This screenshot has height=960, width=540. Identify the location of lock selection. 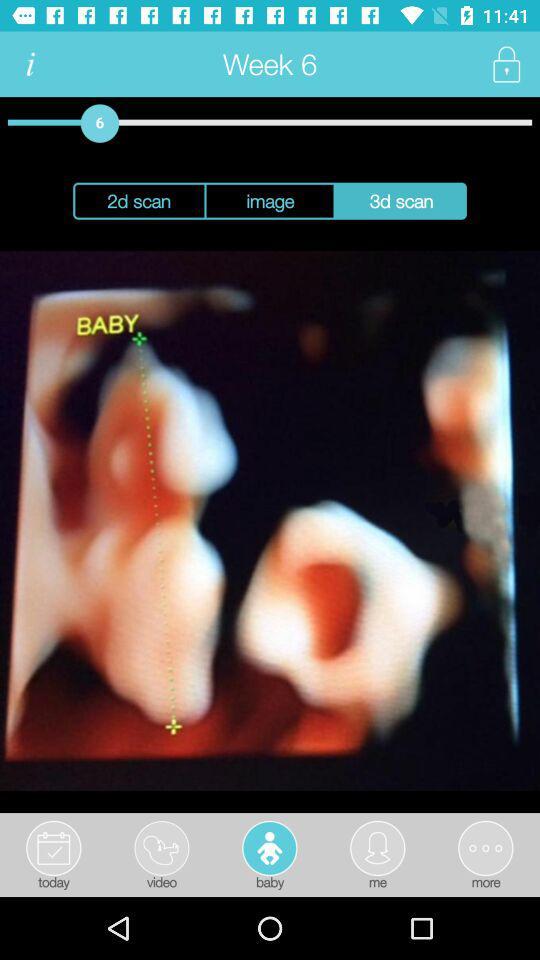
(505, 64).